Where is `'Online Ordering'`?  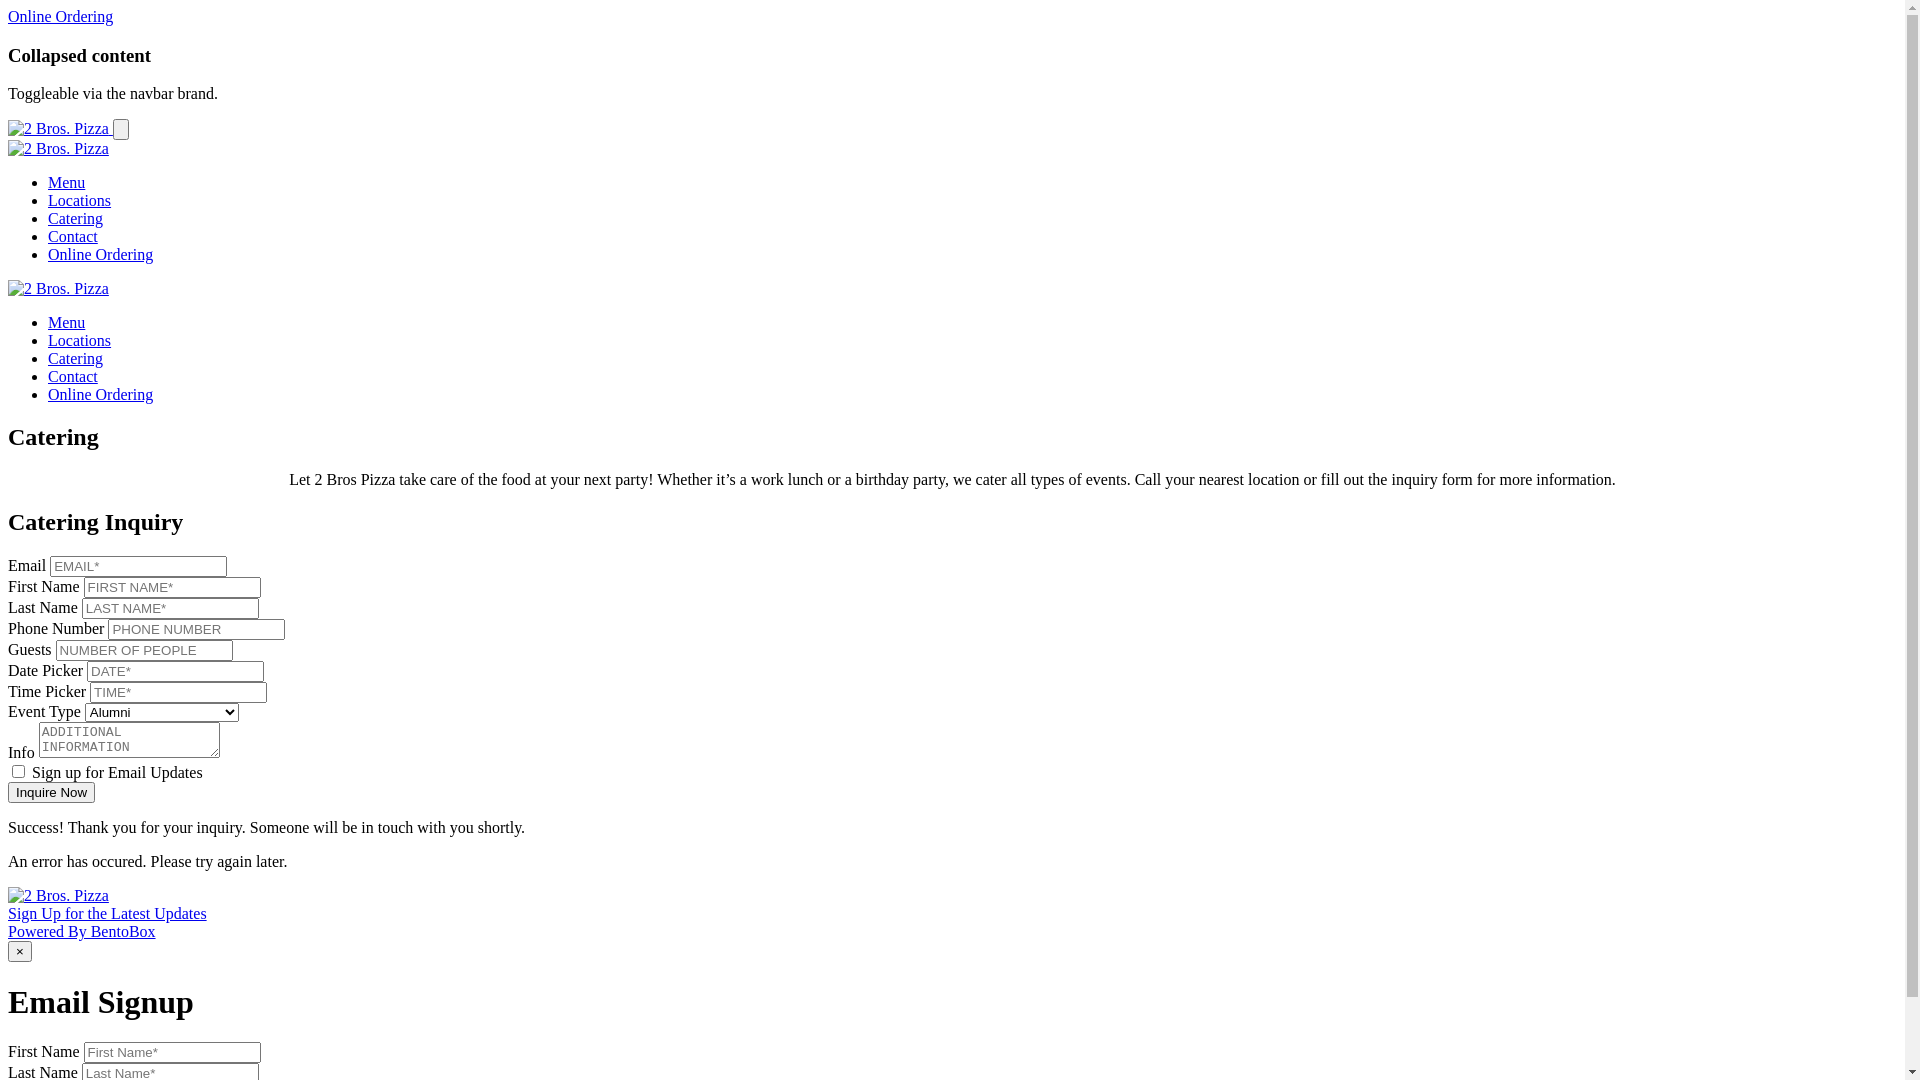
'Online Ordering' is located at coordinates (99, 253).